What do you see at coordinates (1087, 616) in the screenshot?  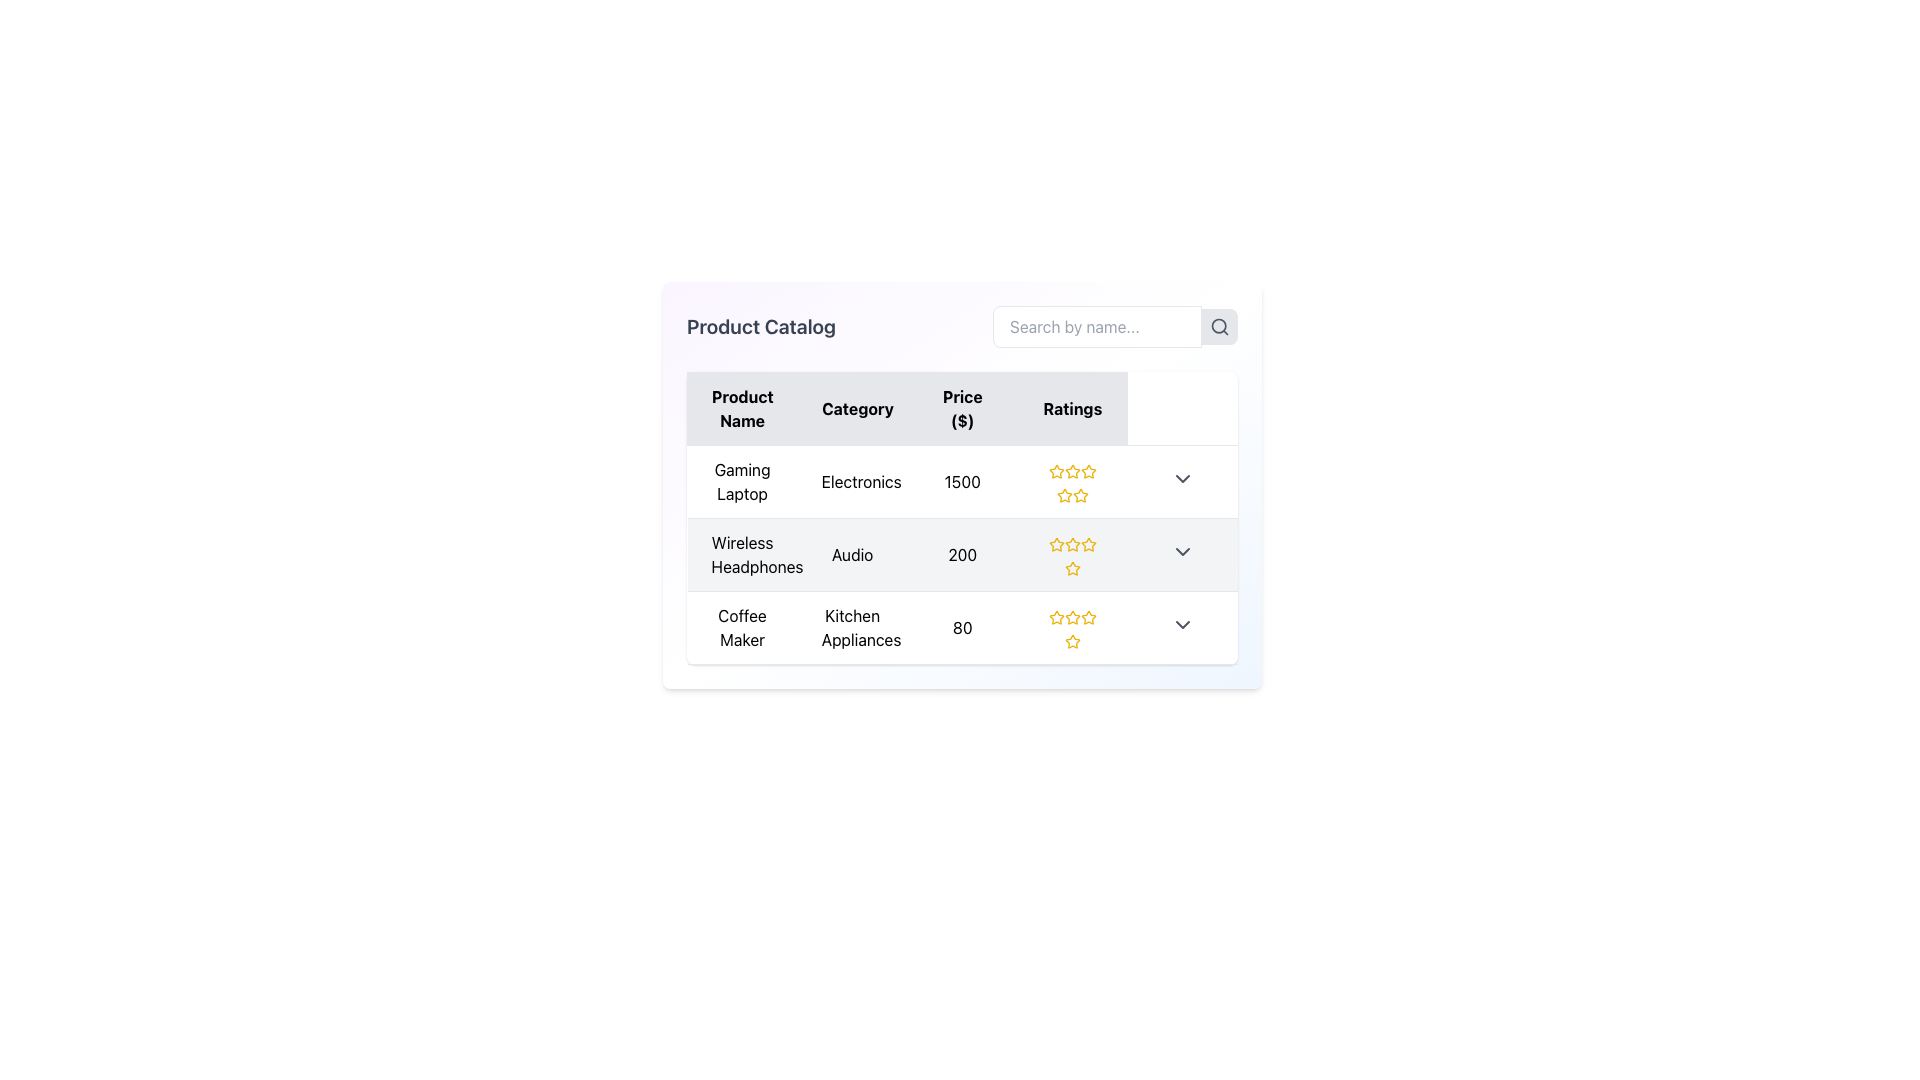 I see `the fifth yellow star icon in the rating system for the Coffee Maker product to set or view the rating` at bounding box center [1087, 616].